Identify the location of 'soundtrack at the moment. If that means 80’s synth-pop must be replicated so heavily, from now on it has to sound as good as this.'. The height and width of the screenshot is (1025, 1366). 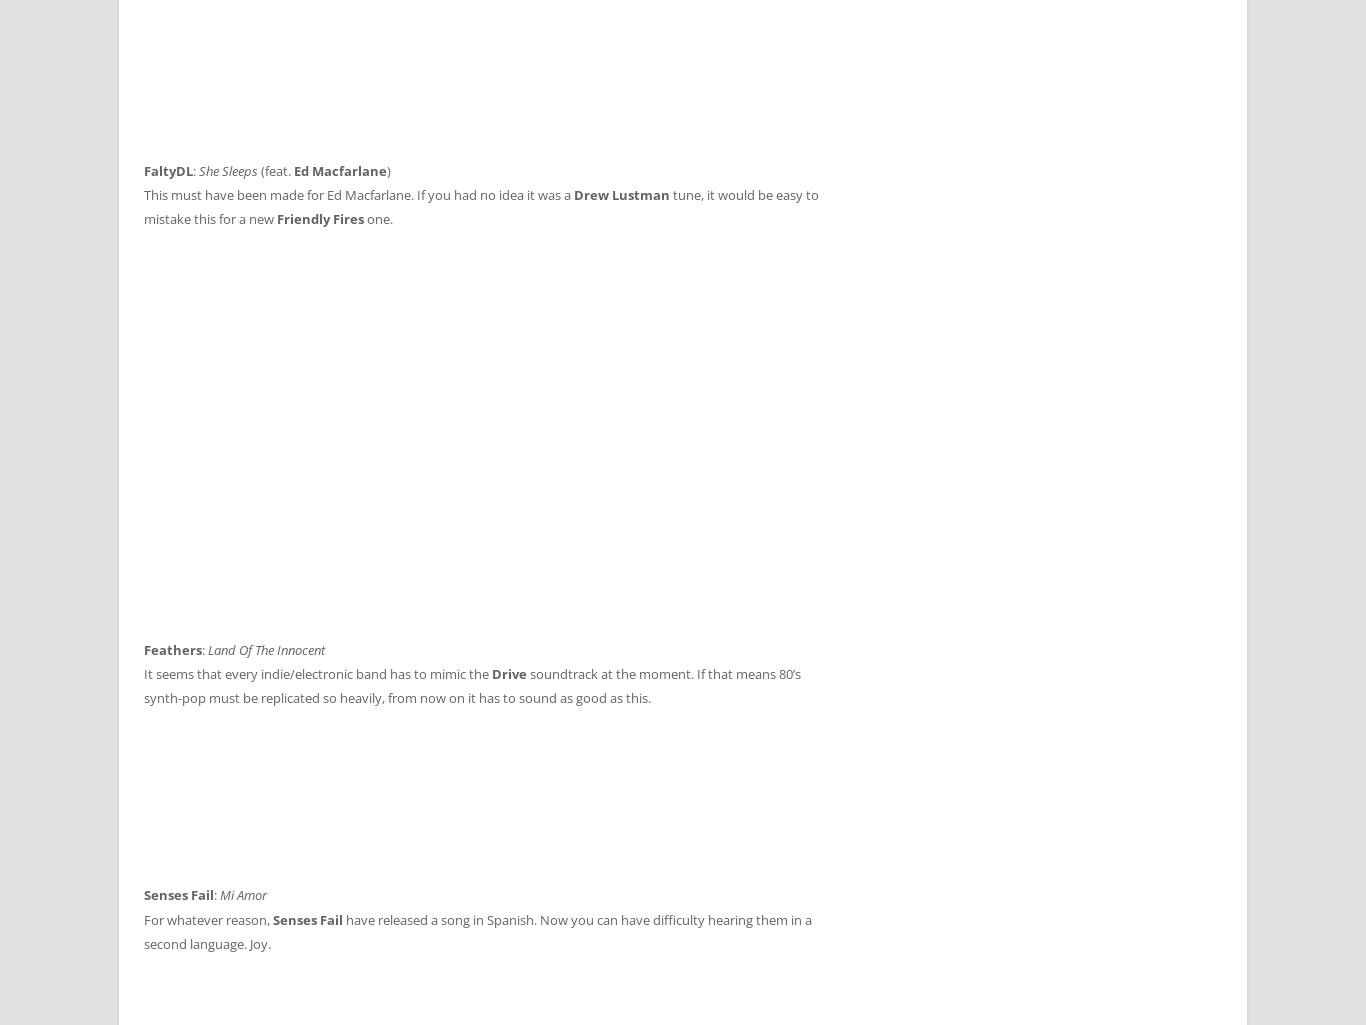
(472, 685).